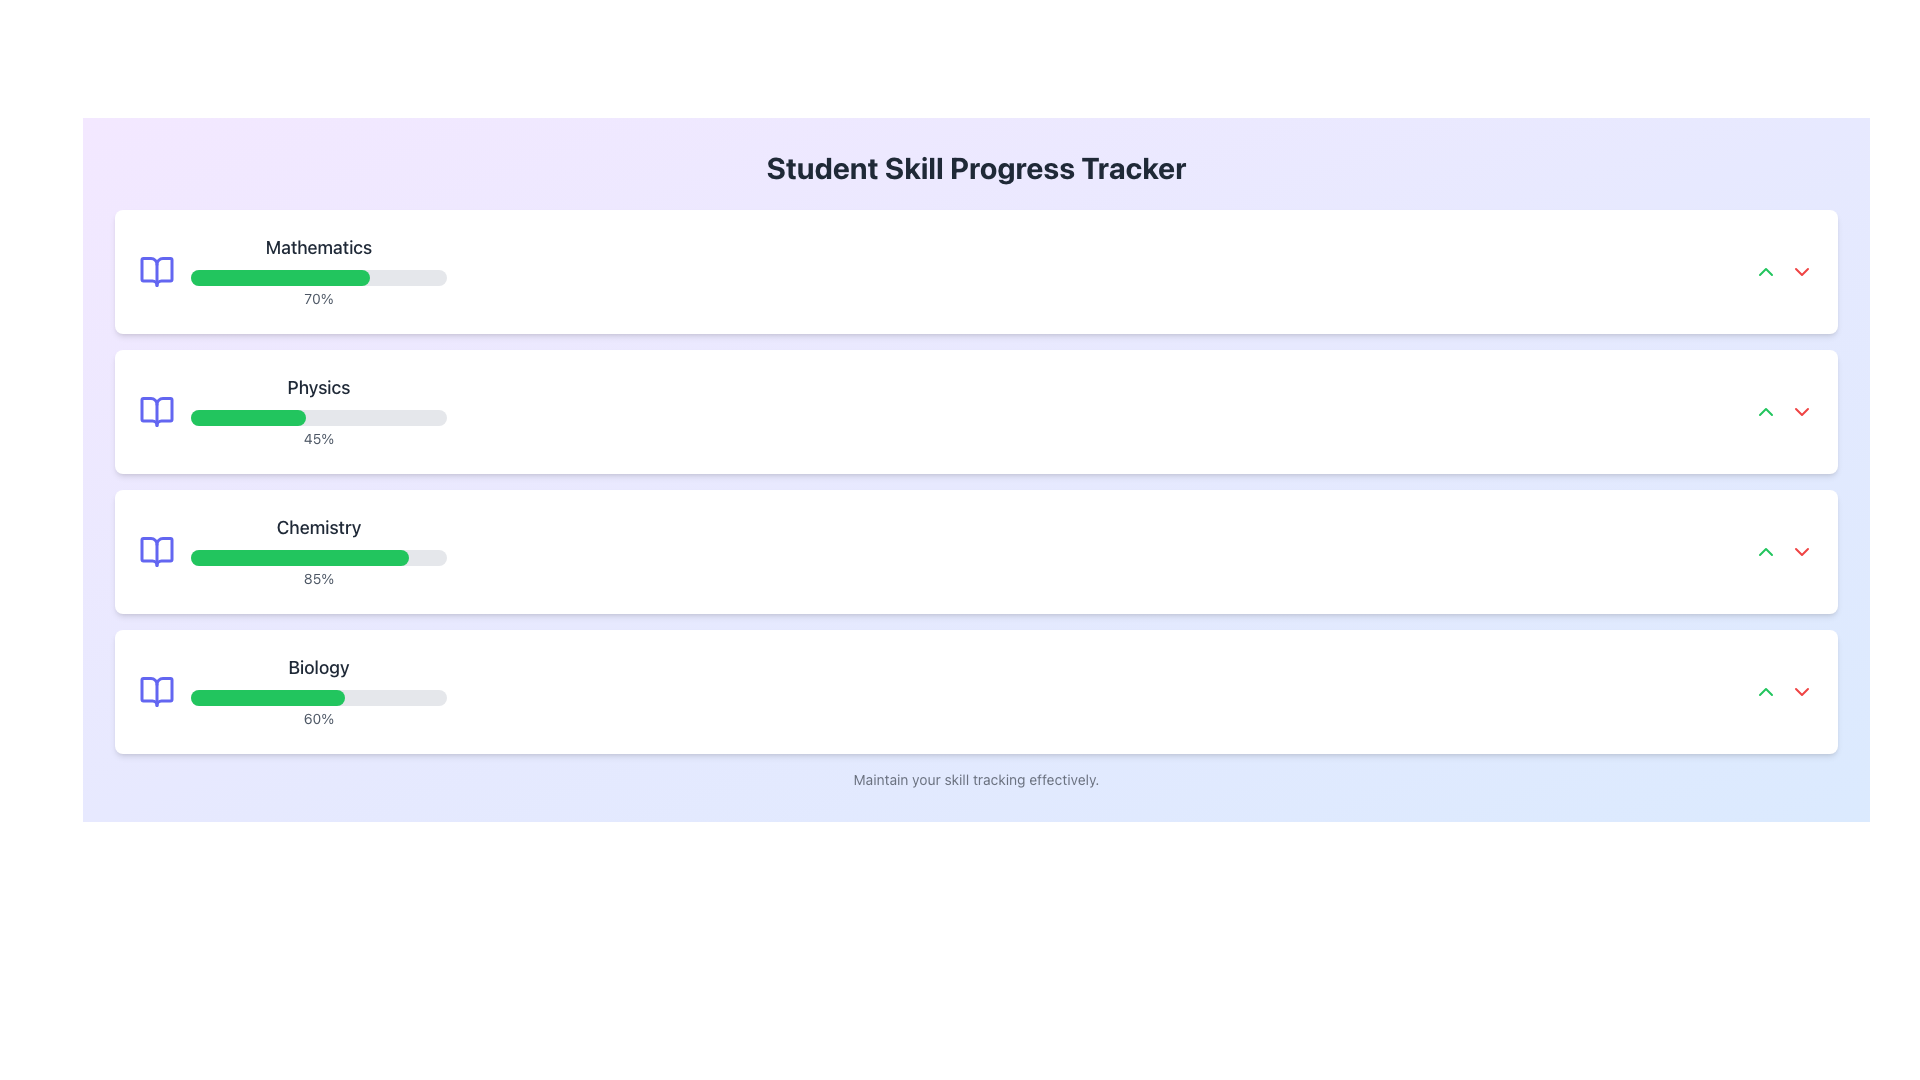  What do you see at coordinates (317, 298) in the screenshot?
I see `the '70%' text label located in the 'Mathematics' section, which is styled in gray and positioned below the green progress bar` at bounding box center [317, 298].